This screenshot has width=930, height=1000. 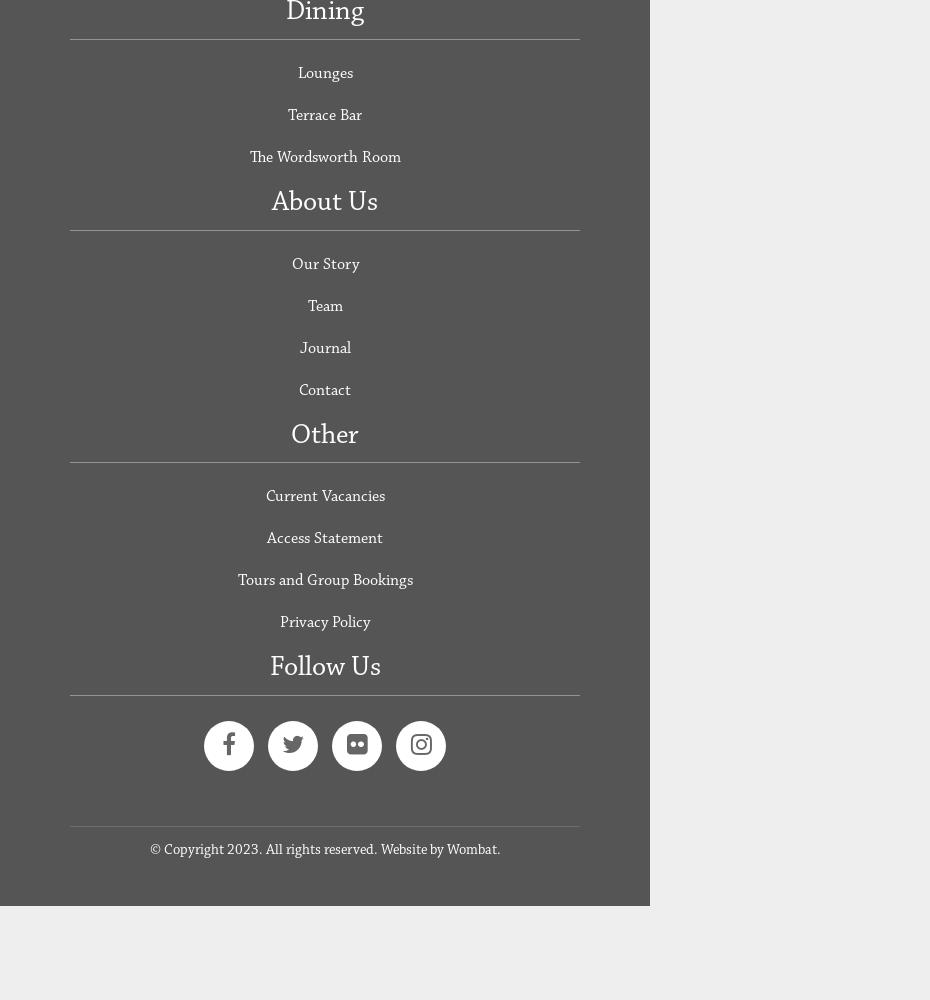 I want to click on 'Terrace Bar', so click(x=324, y=113).